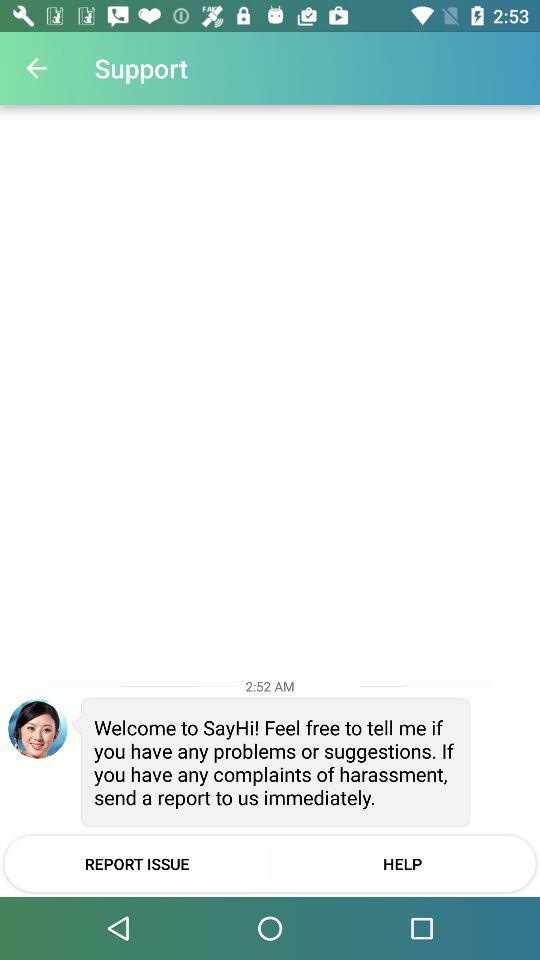  Describe the element at coordinates (36, 68) in the screenshot. I see `item next to the support` at that location.